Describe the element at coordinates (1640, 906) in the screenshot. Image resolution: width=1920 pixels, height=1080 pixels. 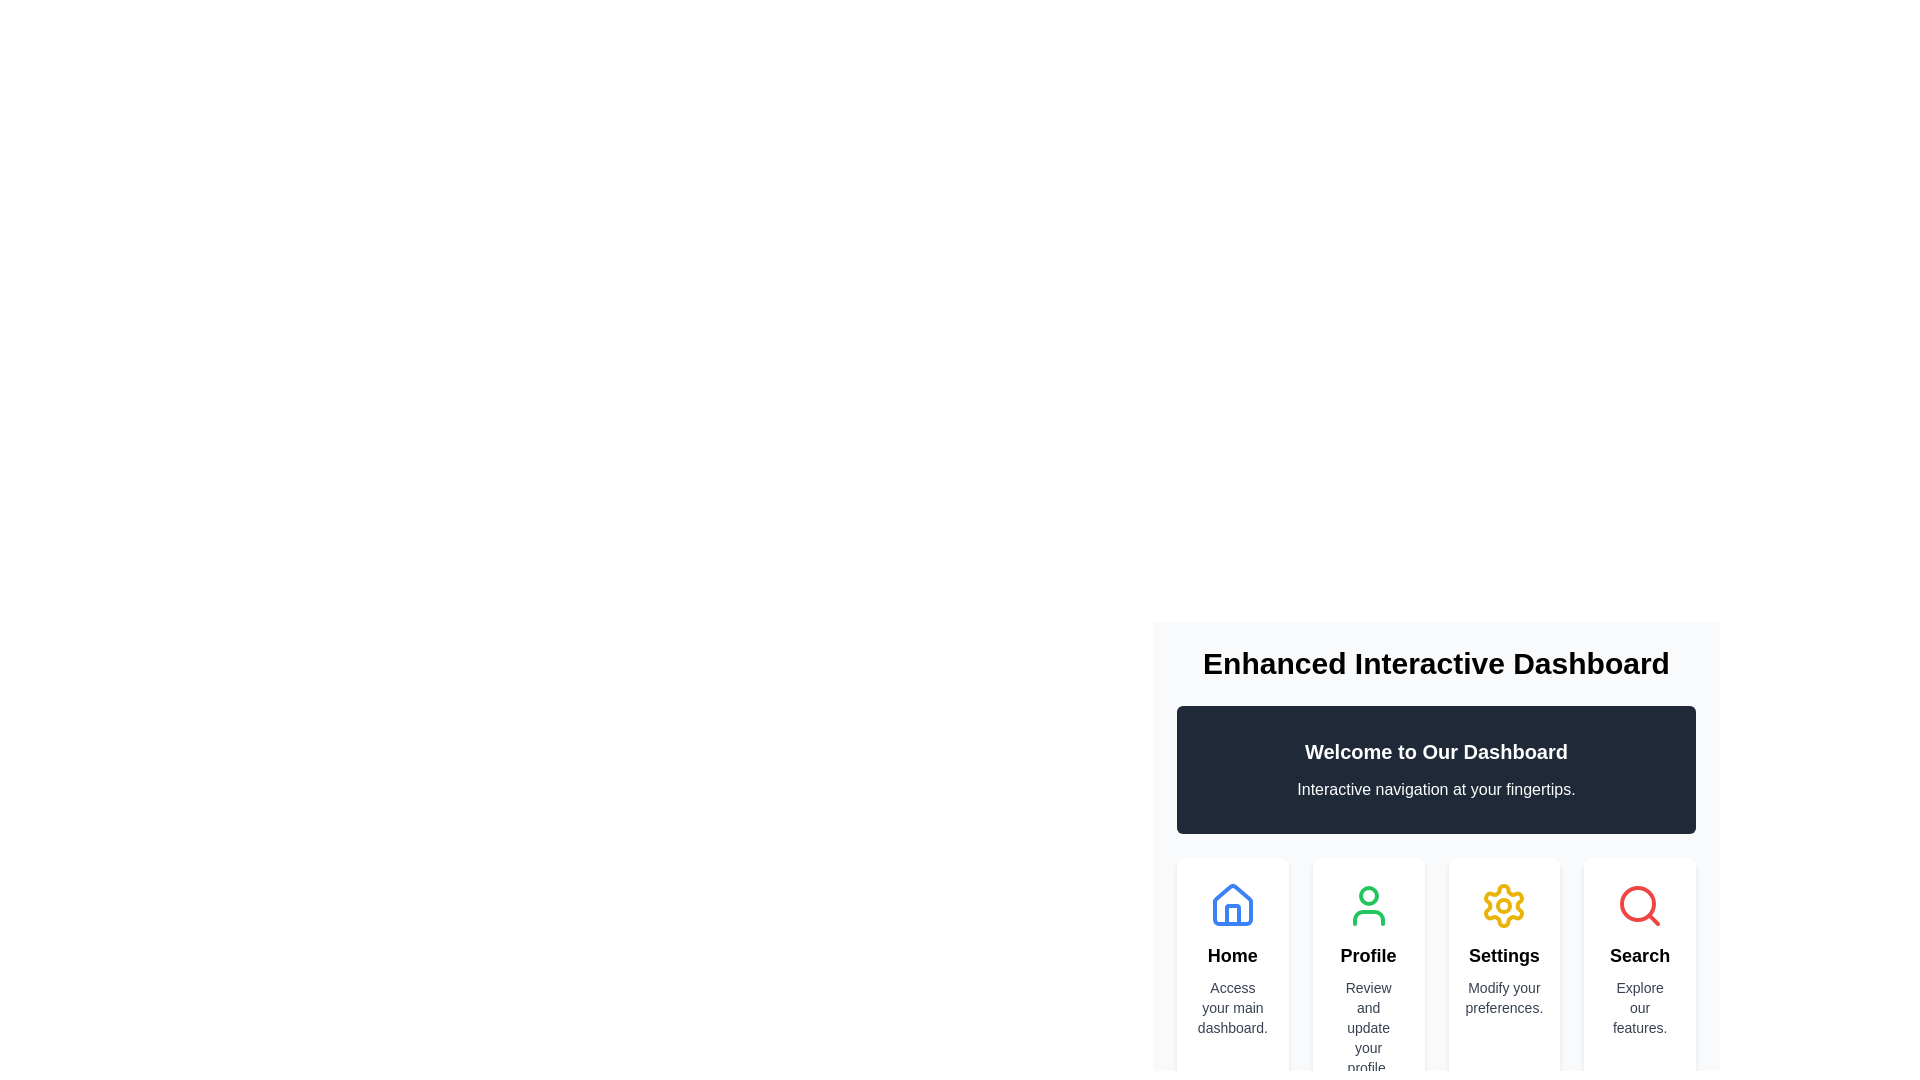
I see `the search icon located in the rightmost card labeled 'Search' at the bottom right of the interface` at that location.